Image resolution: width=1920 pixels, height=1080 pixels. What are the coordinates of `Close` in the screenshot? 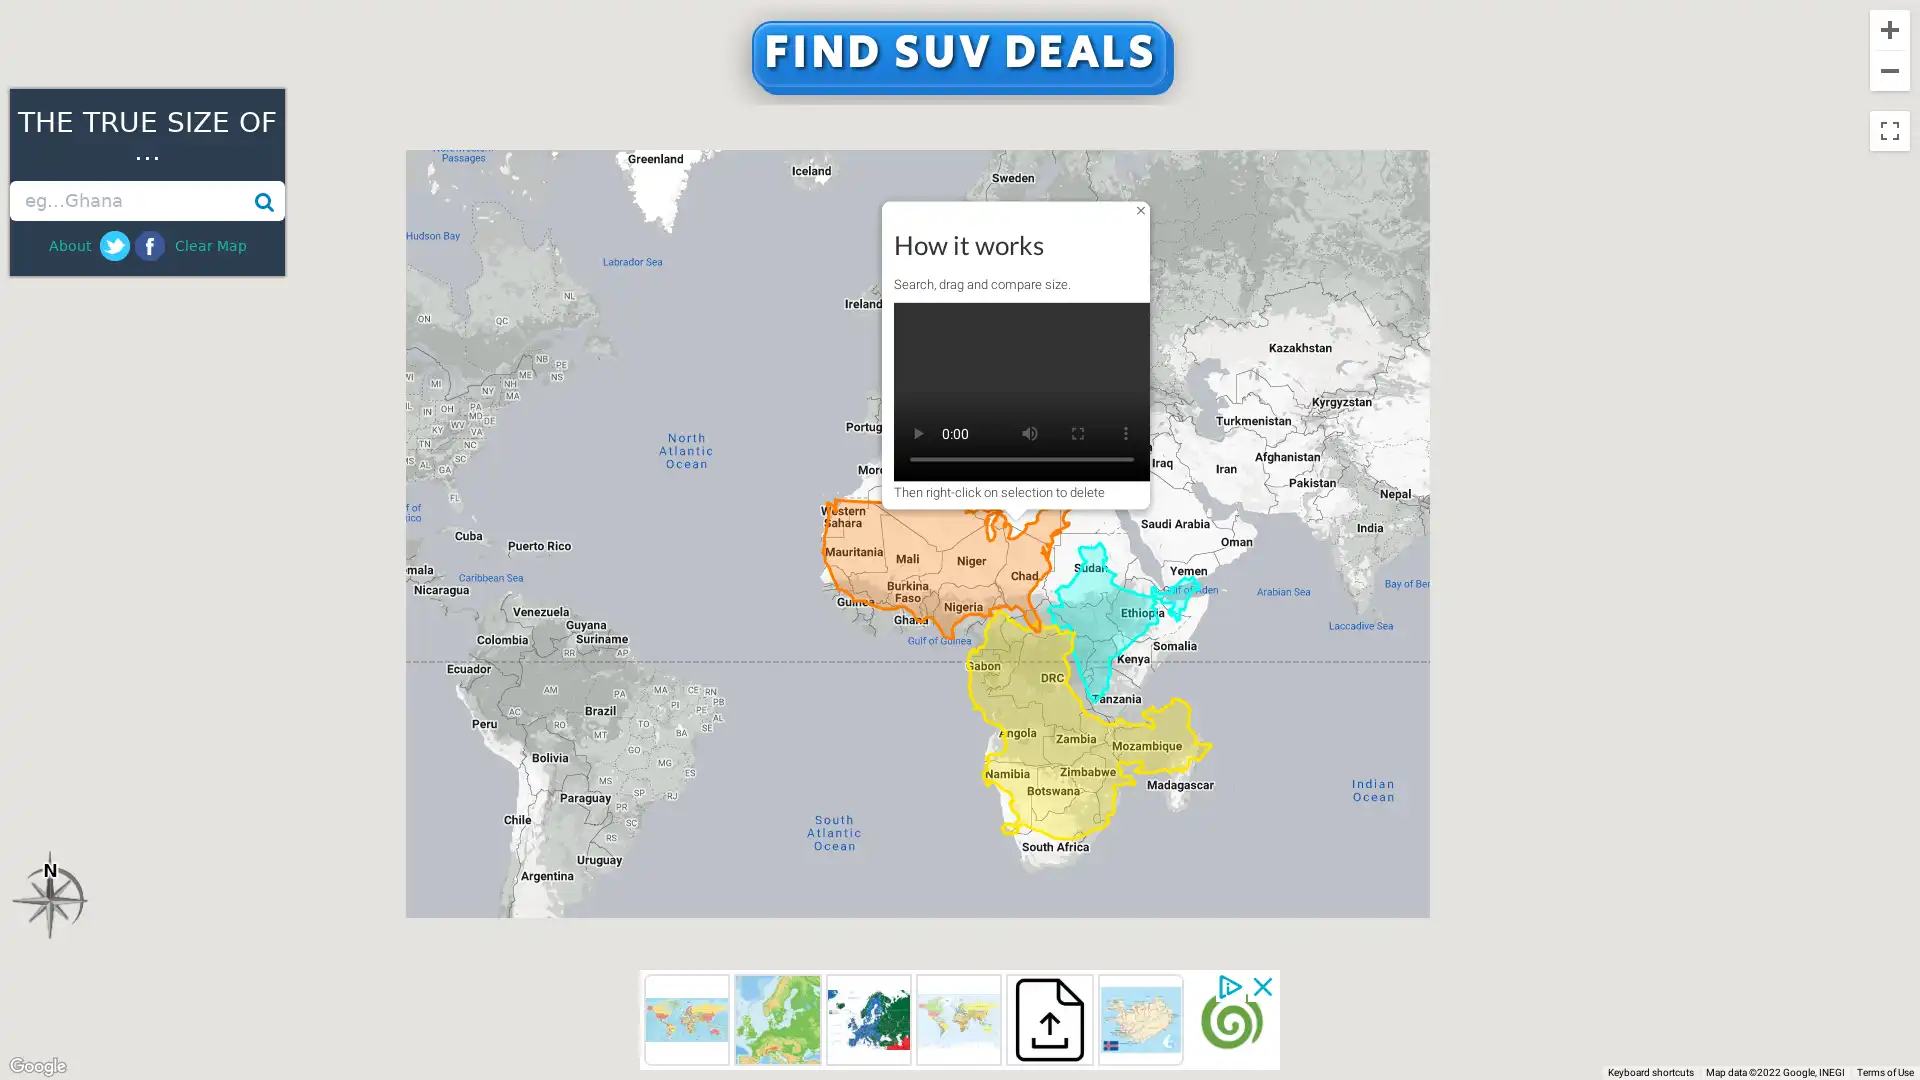 It's located at (1141, 209).